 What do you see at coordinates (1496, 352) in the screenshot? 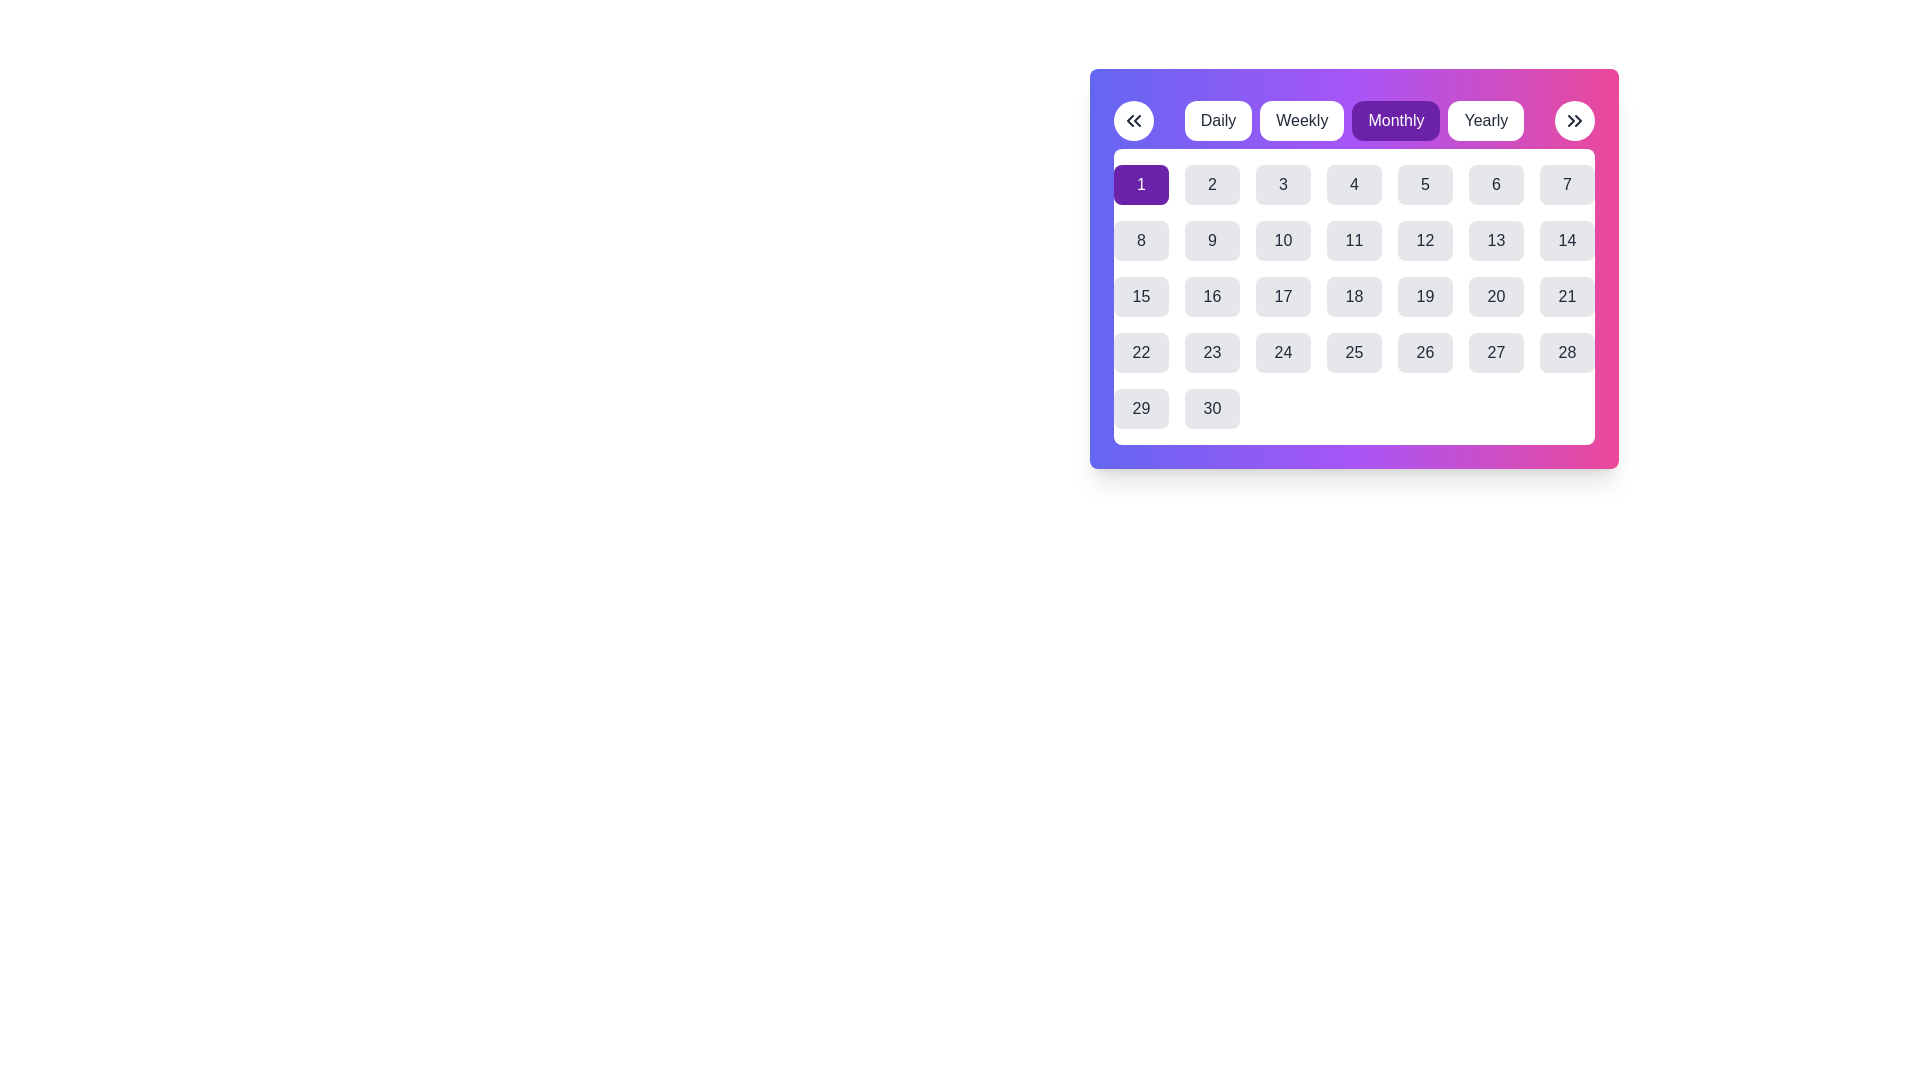
I see `the square-shaped button containing the number '27' with black text` at bounding box center [1496, 352].